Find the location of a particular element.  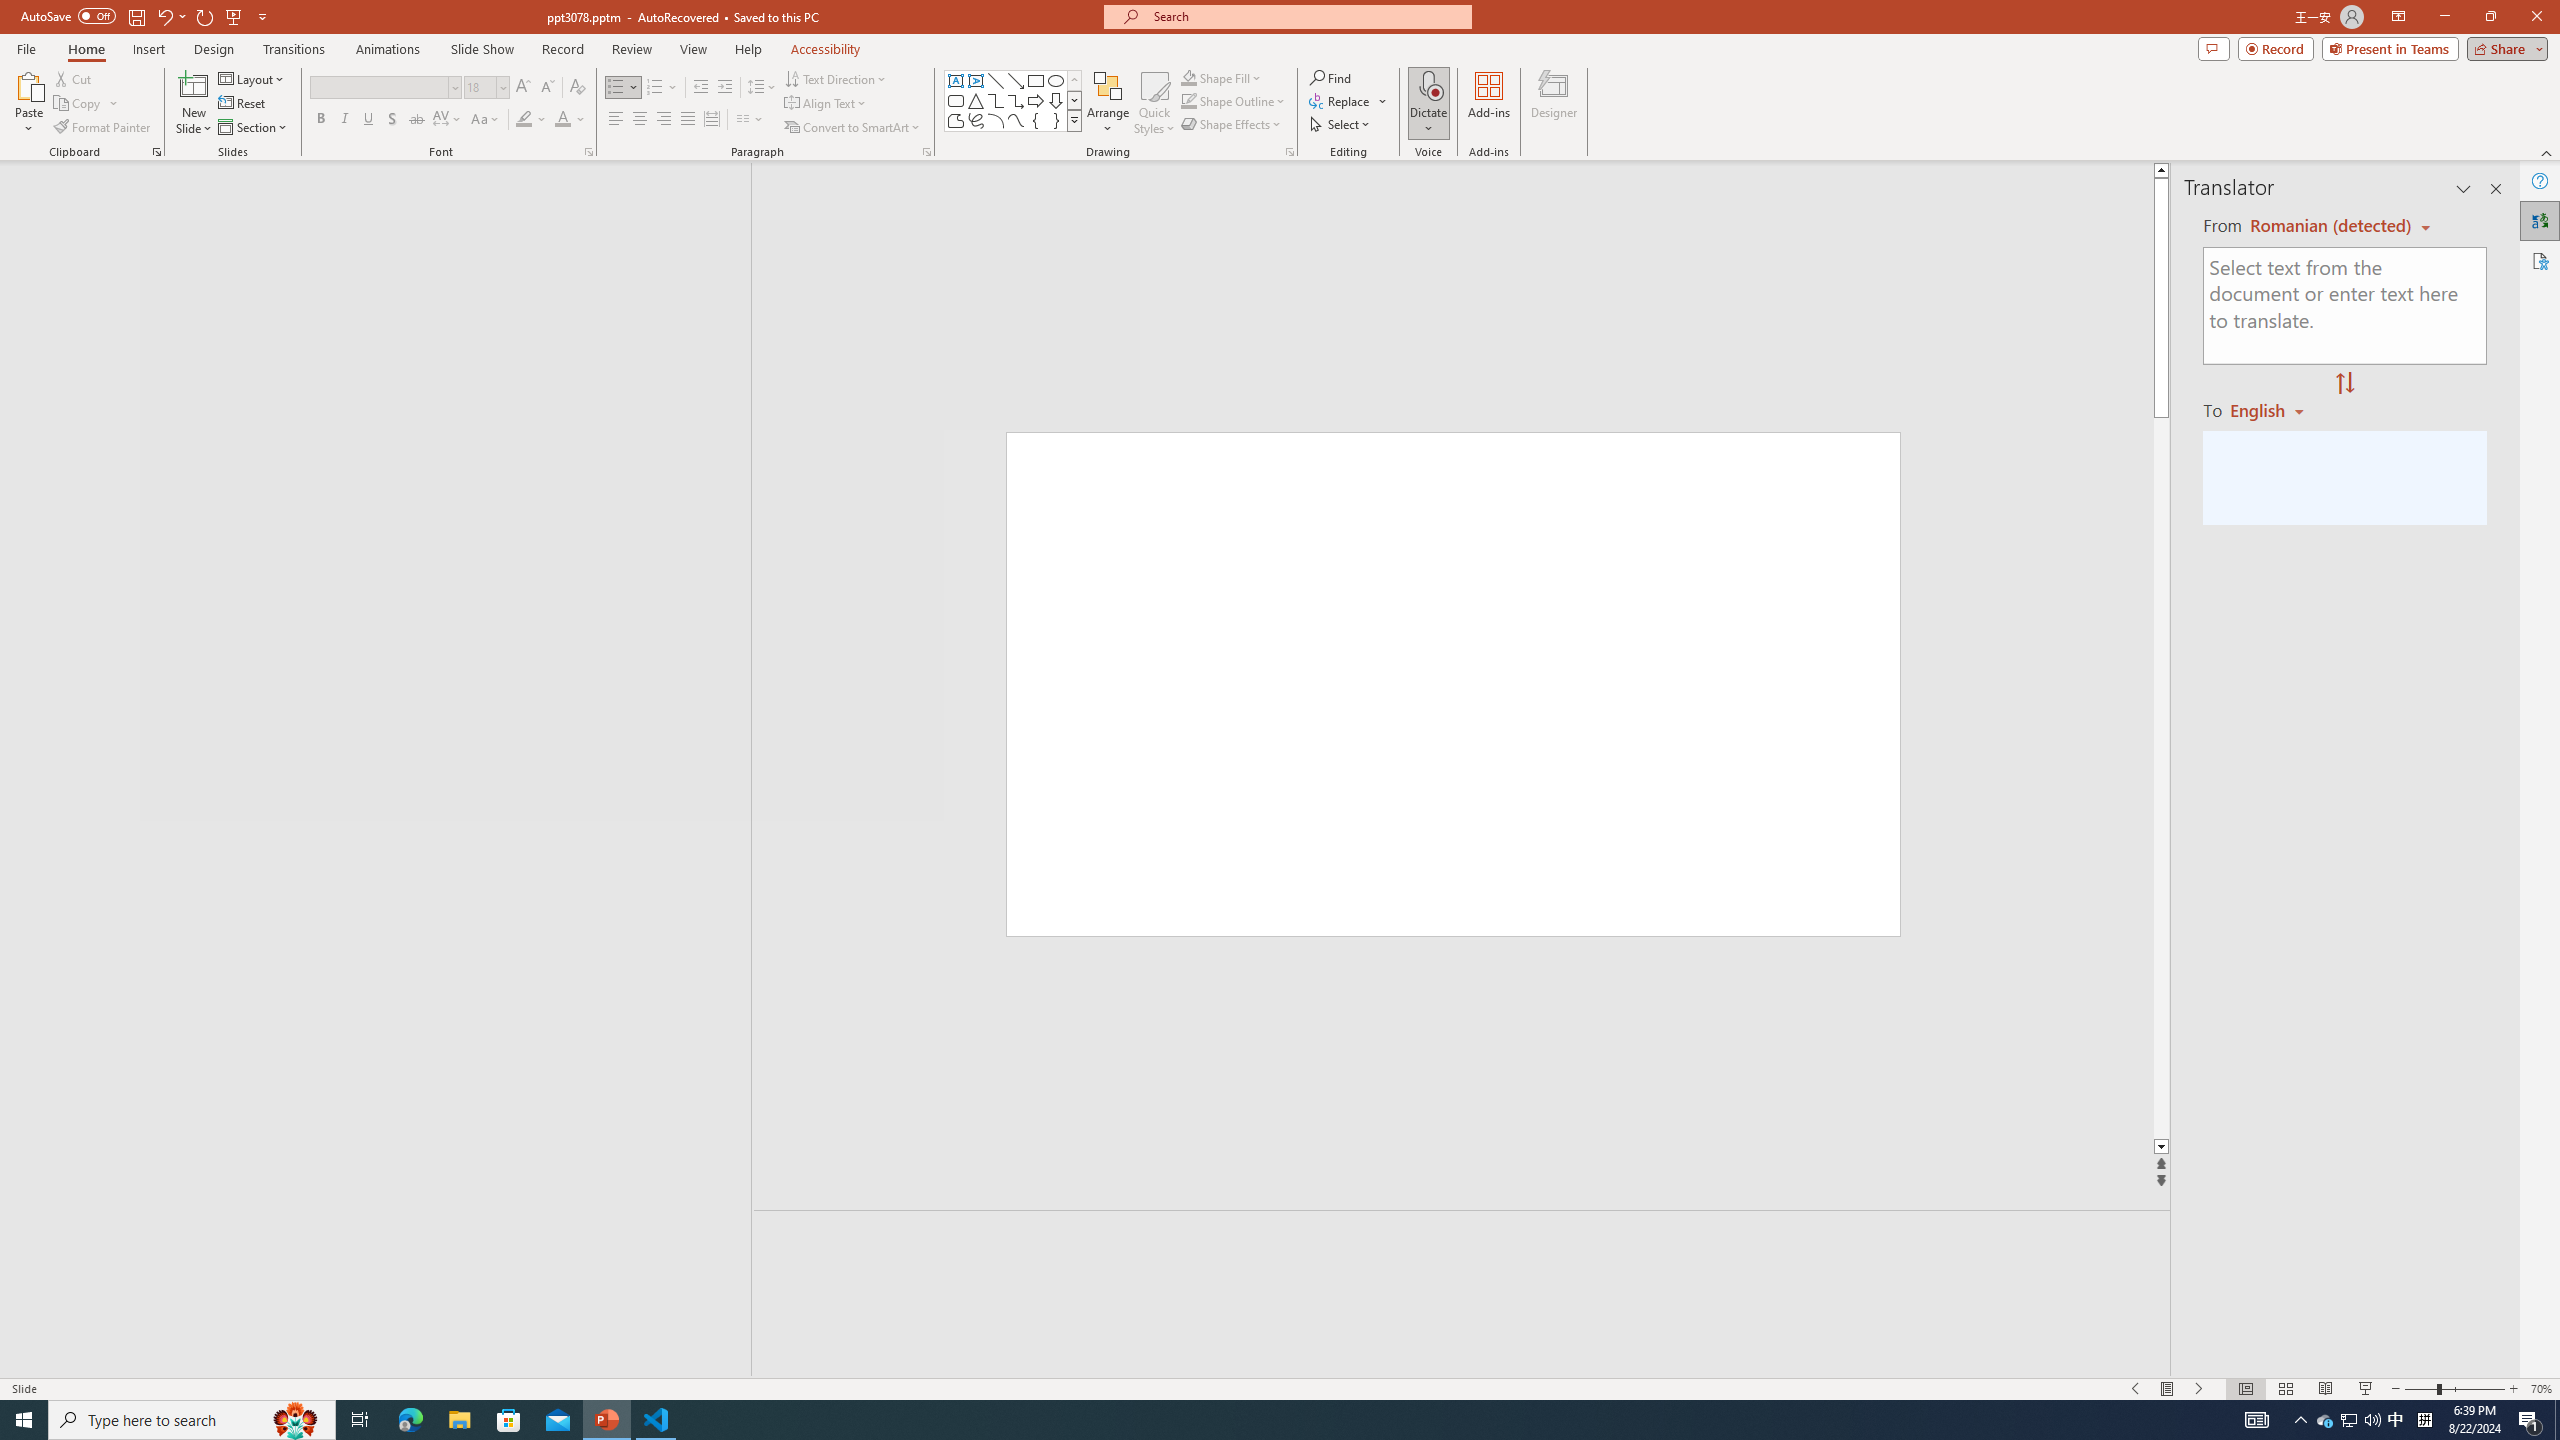

'Shape Fill' is located at coordinates (1222, 77).